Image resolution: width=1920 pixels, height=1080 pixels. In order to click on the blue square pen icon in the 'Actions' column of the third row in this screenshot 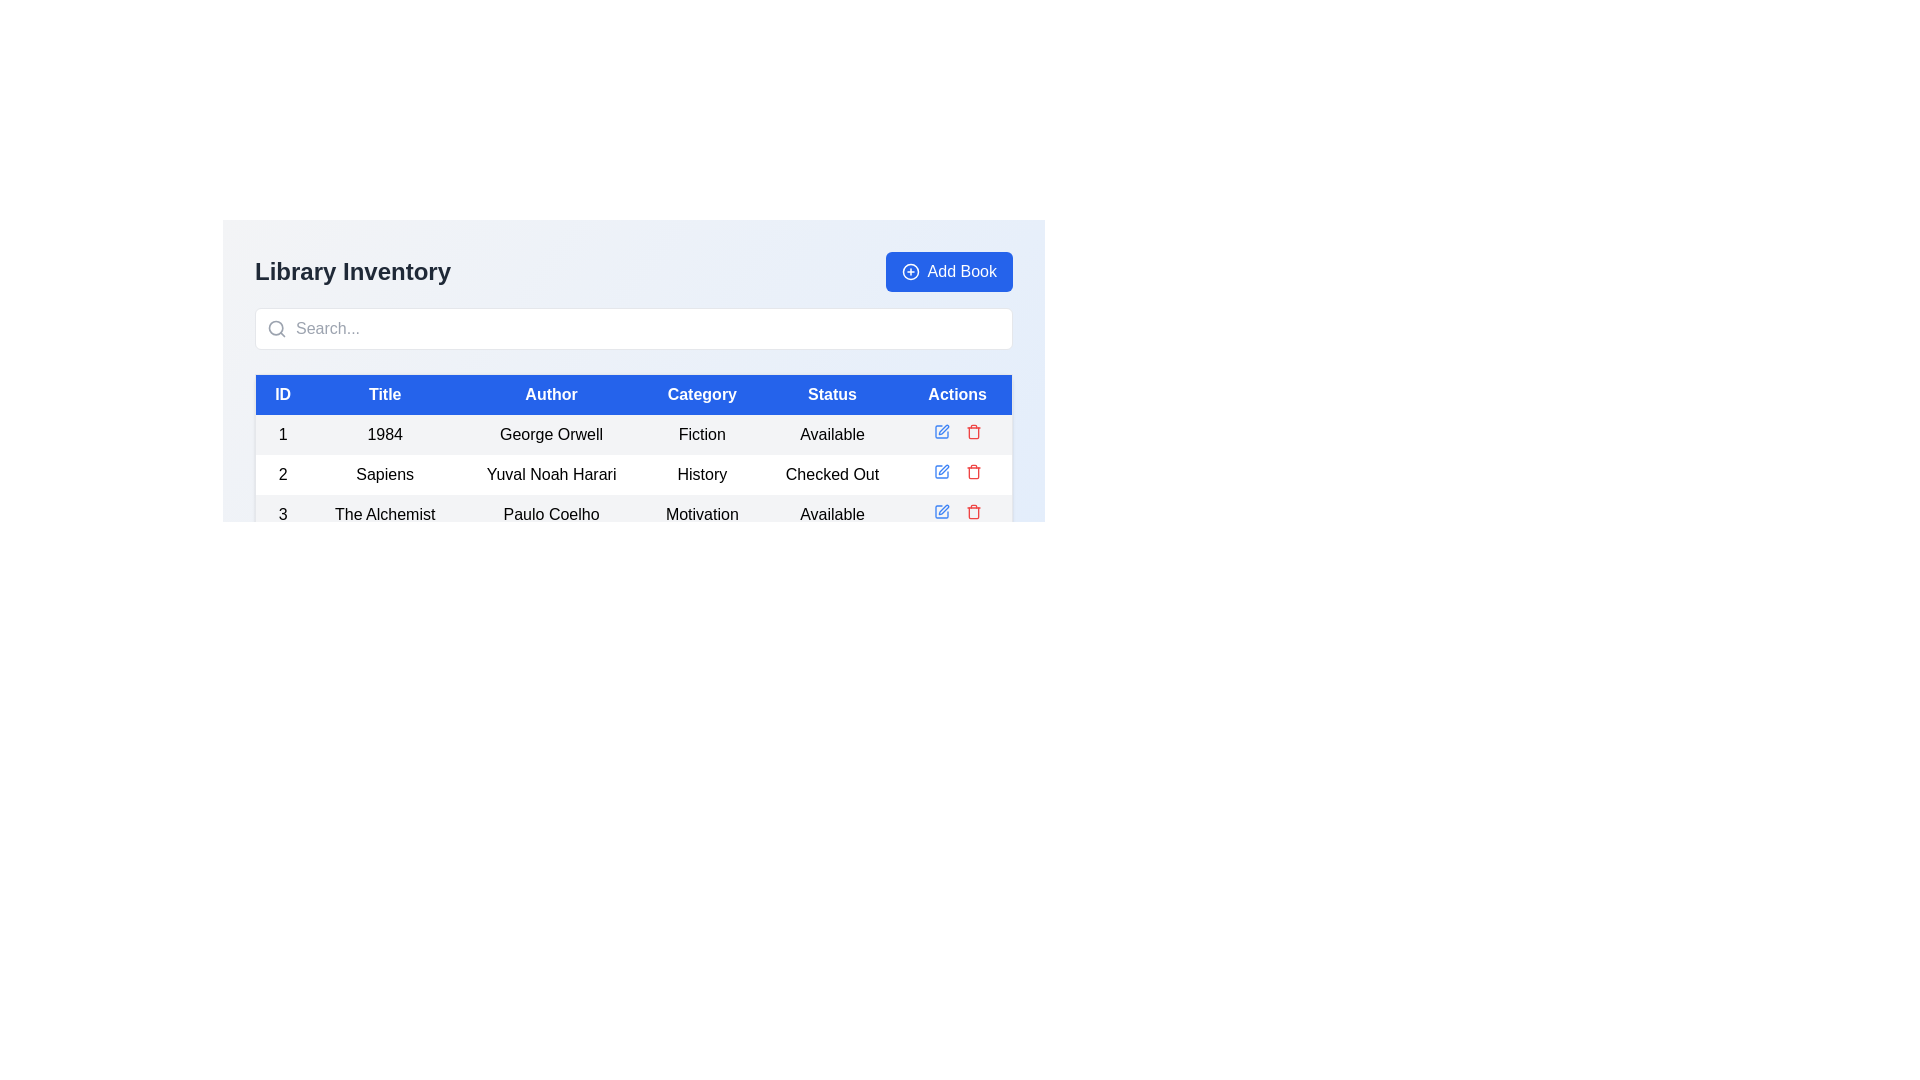, I will do `click(940, 511)`.